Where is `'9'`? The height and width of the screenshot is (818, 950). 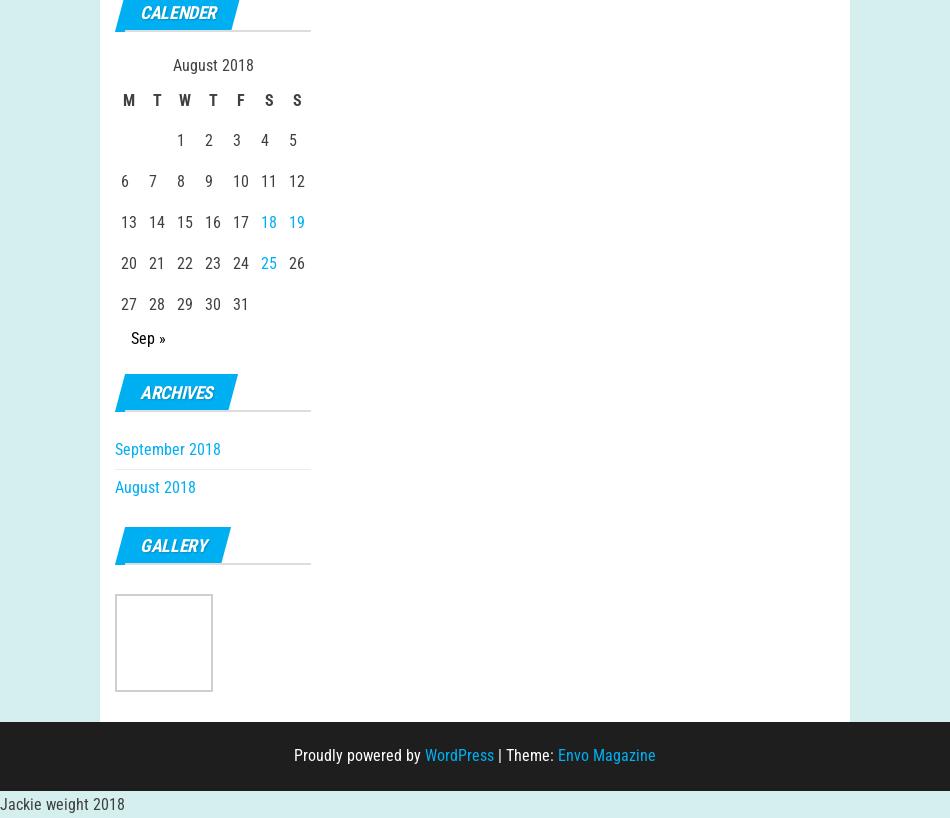
'9' is located at coordinates (209, 199).